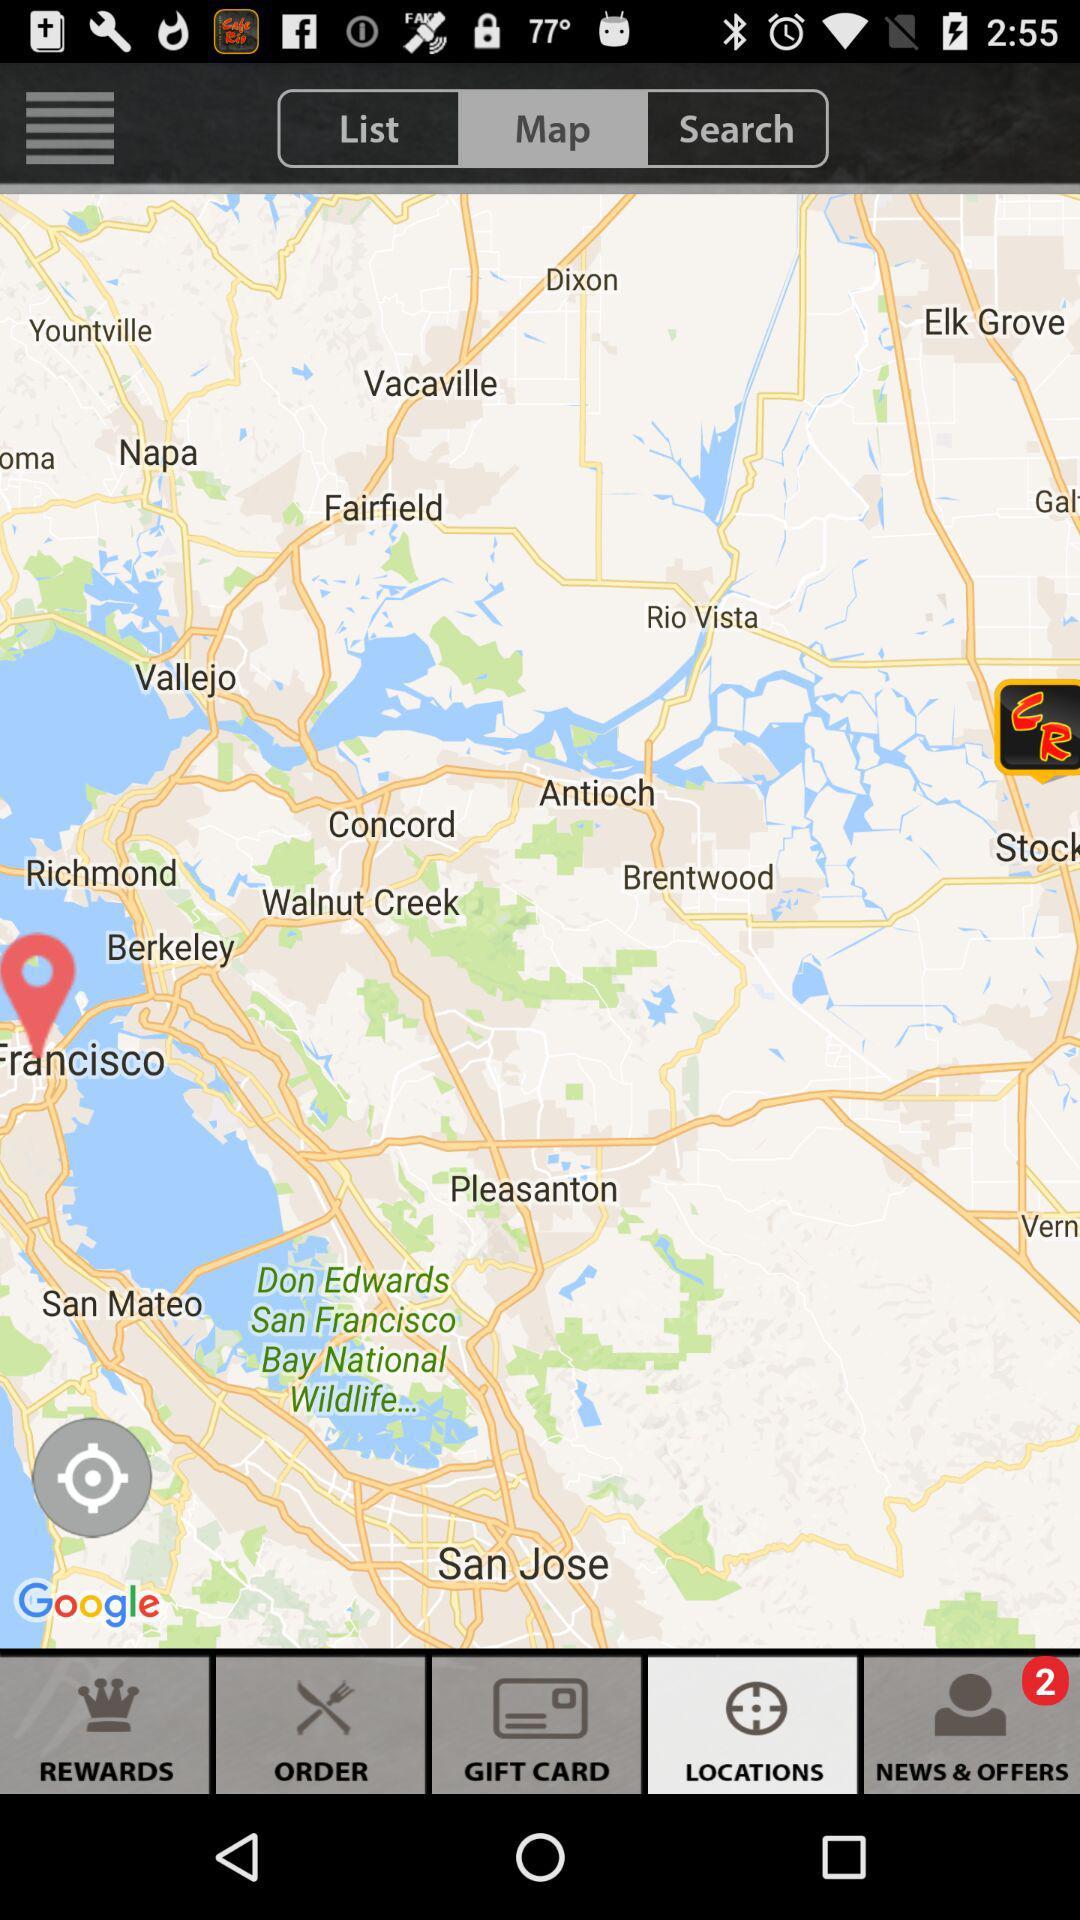 The width and height of the screenshot is (1080, 1920). I want to click on map selection tool, so click(91, 1477).